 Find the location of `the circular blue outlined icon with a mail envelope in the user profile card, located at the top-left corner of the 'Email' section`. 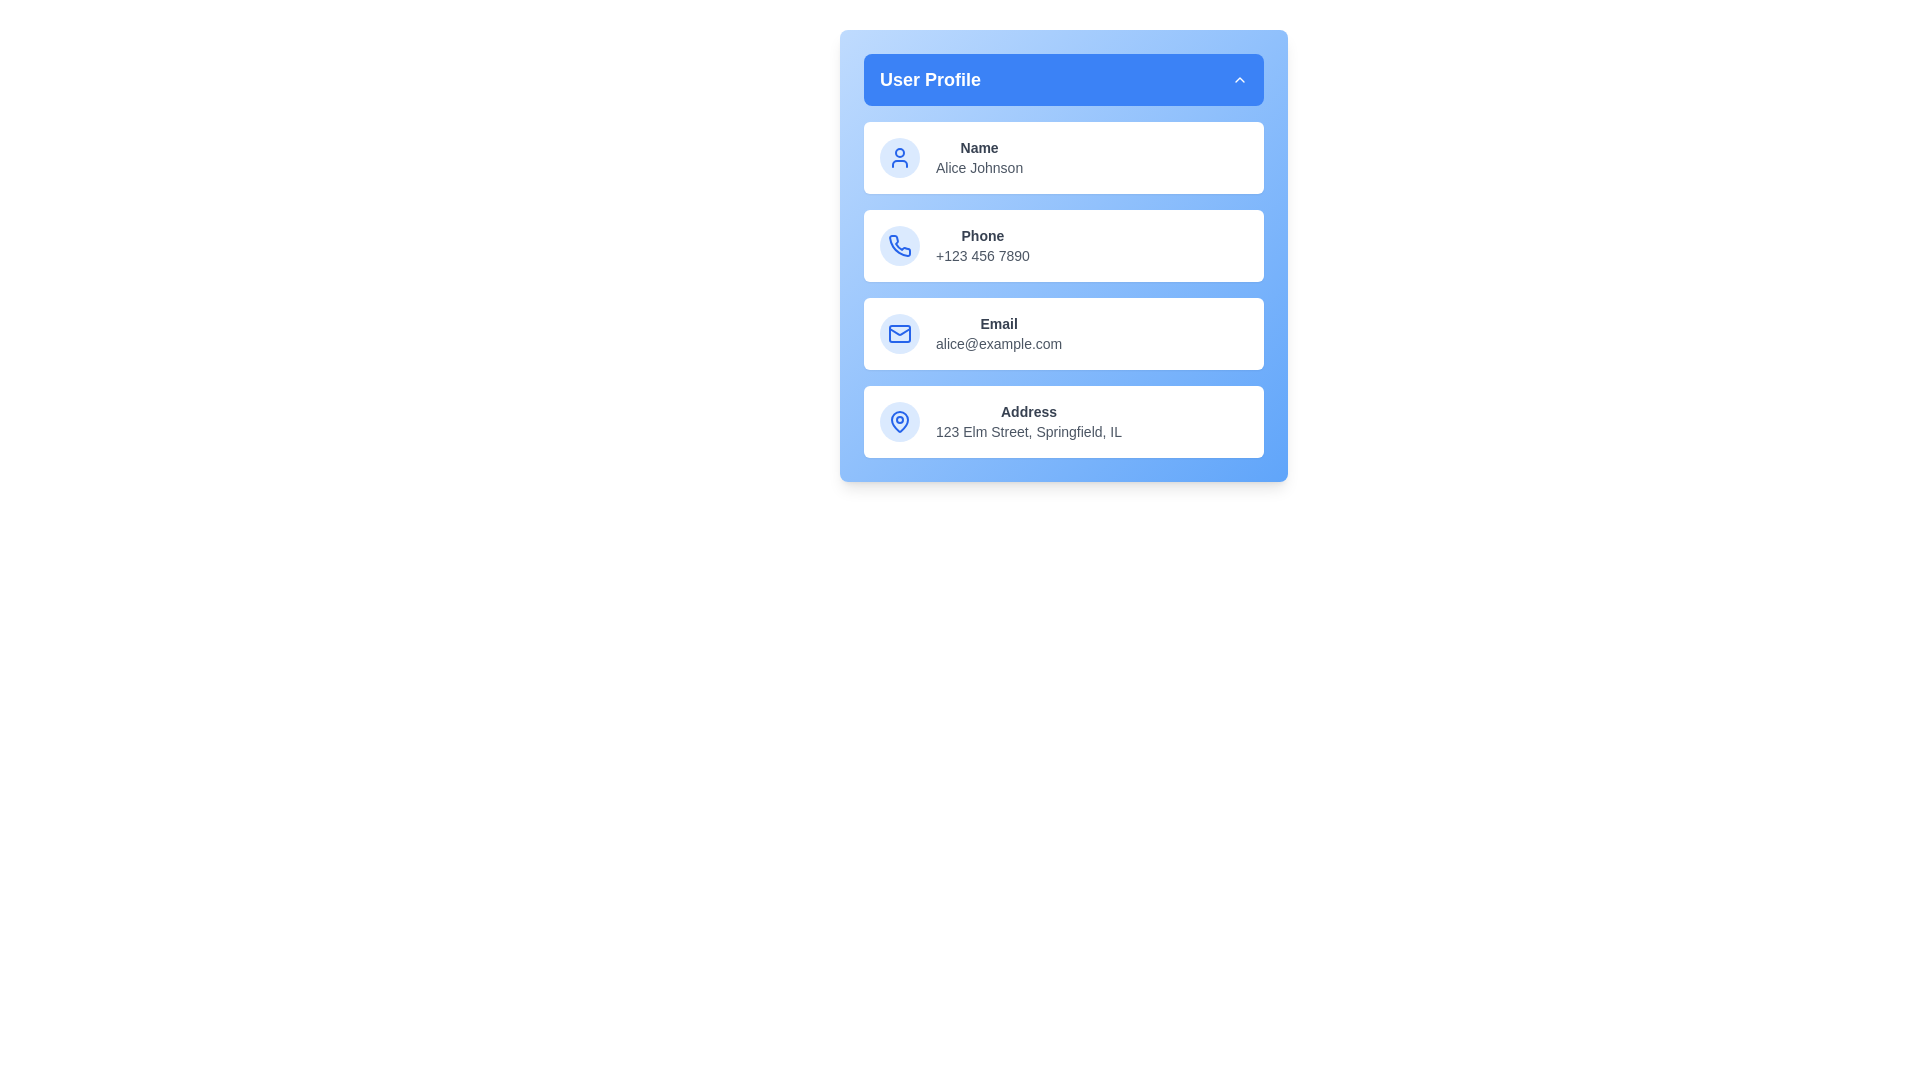

the circular blue outlined icon with a mail envelope in the user profile card, located at the top-left corner of the 'Email' section is located at coordinates (899, 333).